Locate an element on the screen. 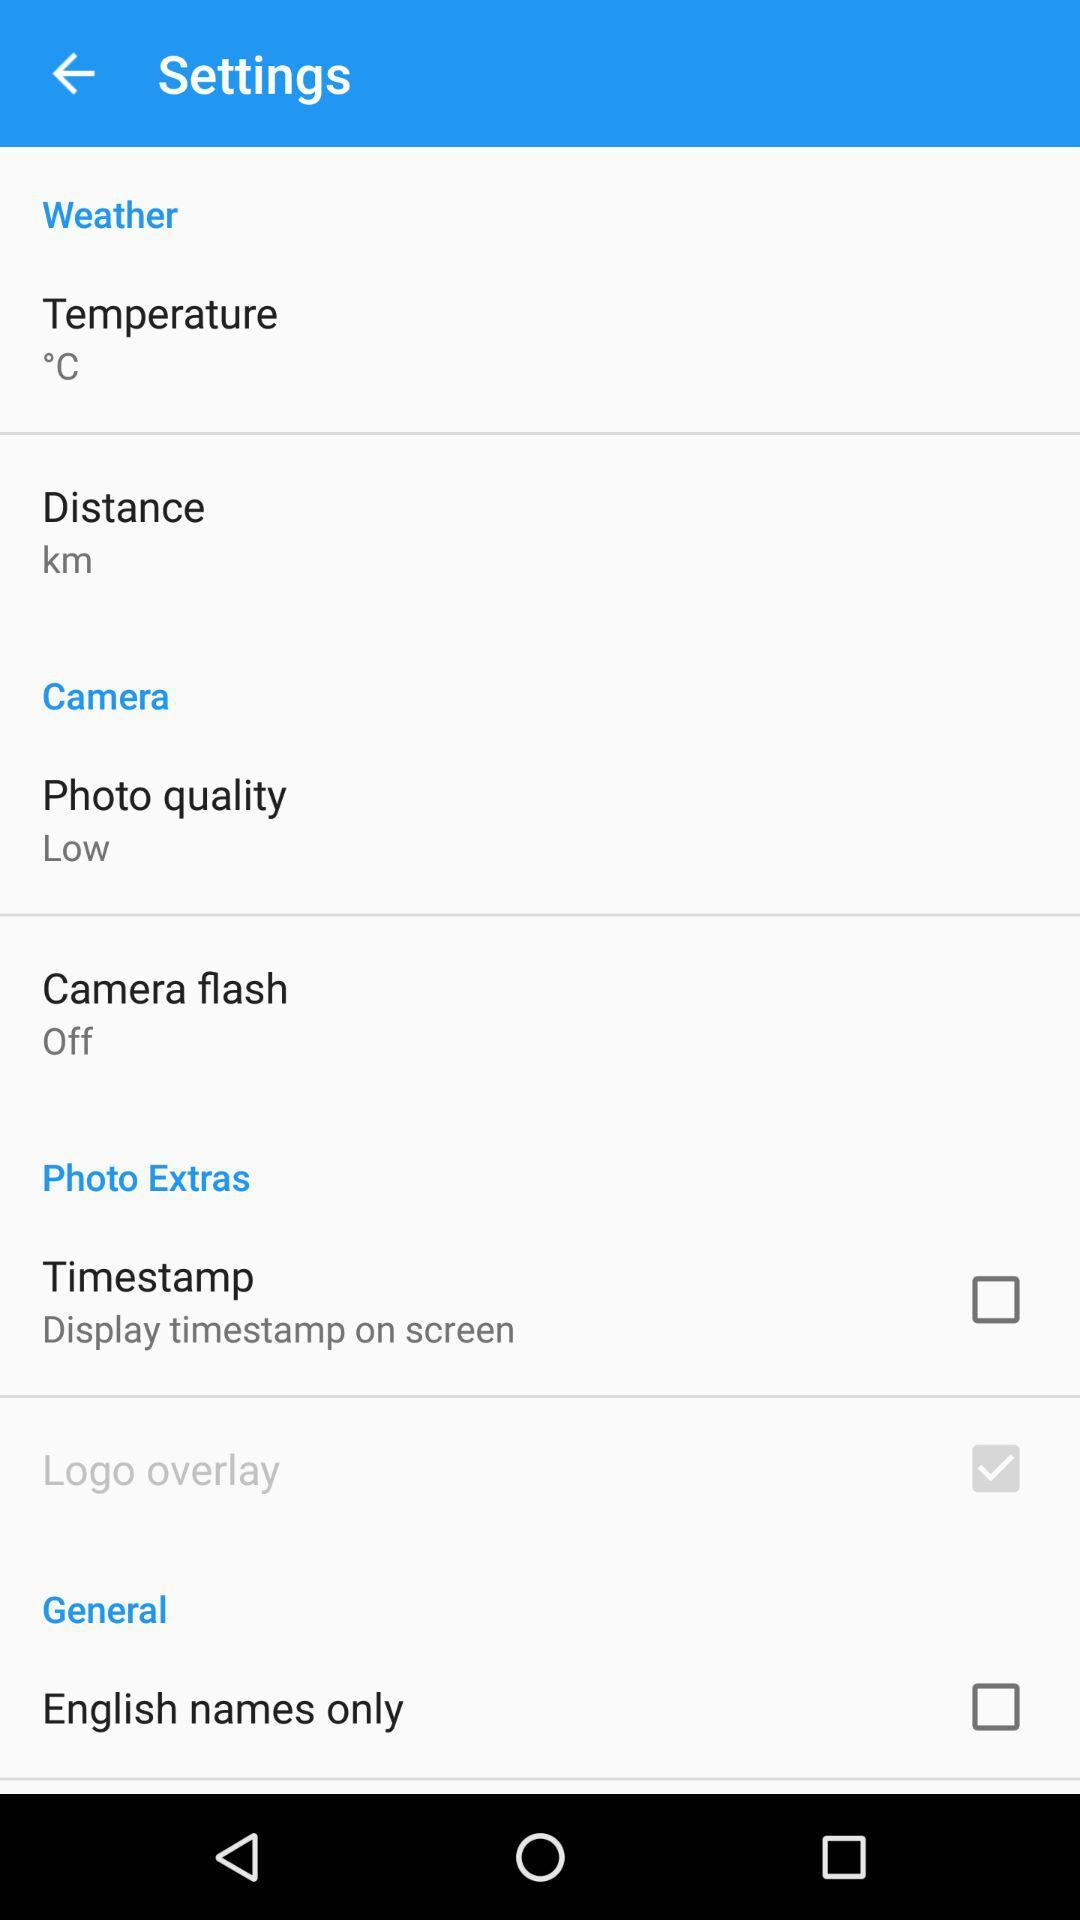 The width and height of the screenshot is (1080, 1920). the item below the camera app is located at coordinates (163, 792).